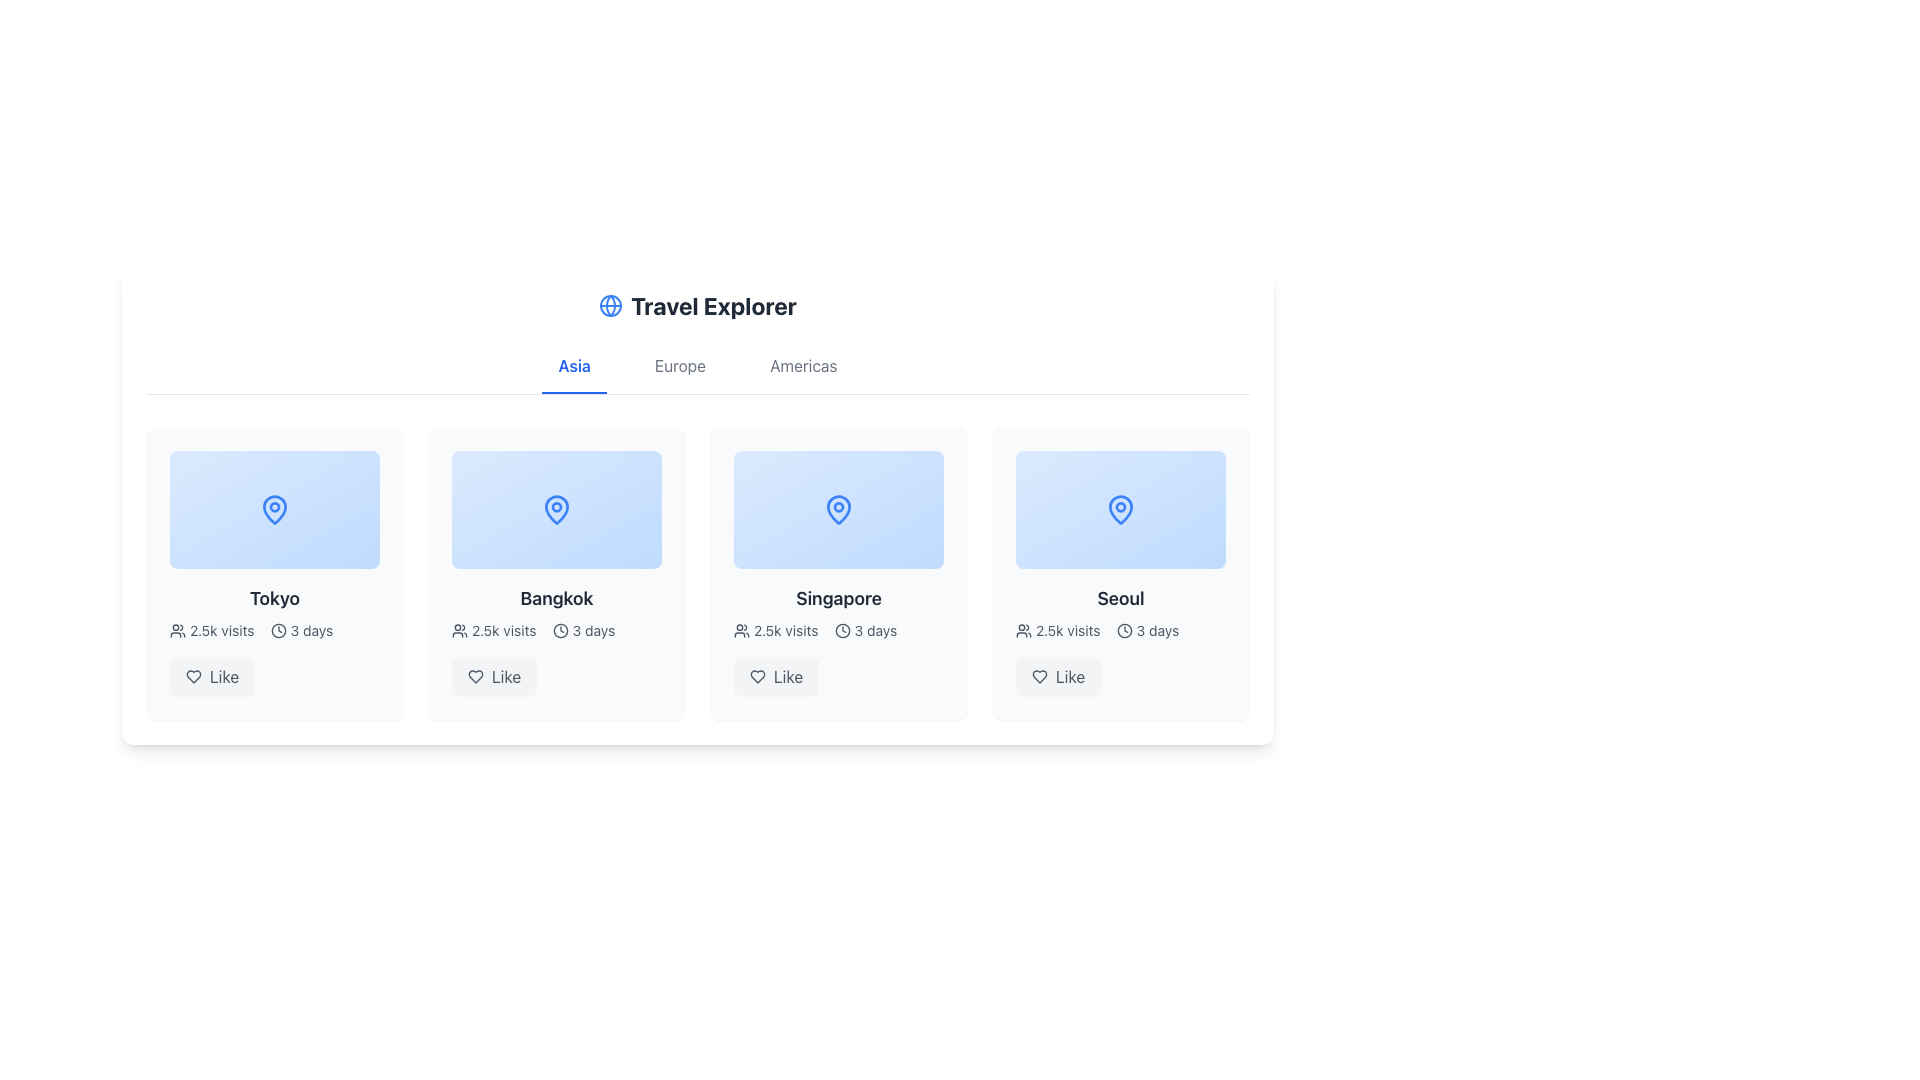  Describe the element at coordinates (1121, 508) in the screenshot. I see `the blue map pin icon located in the card labeled 'Seoul', which is the fourth card from the left in a row of horizontally aligned cards` at that location.